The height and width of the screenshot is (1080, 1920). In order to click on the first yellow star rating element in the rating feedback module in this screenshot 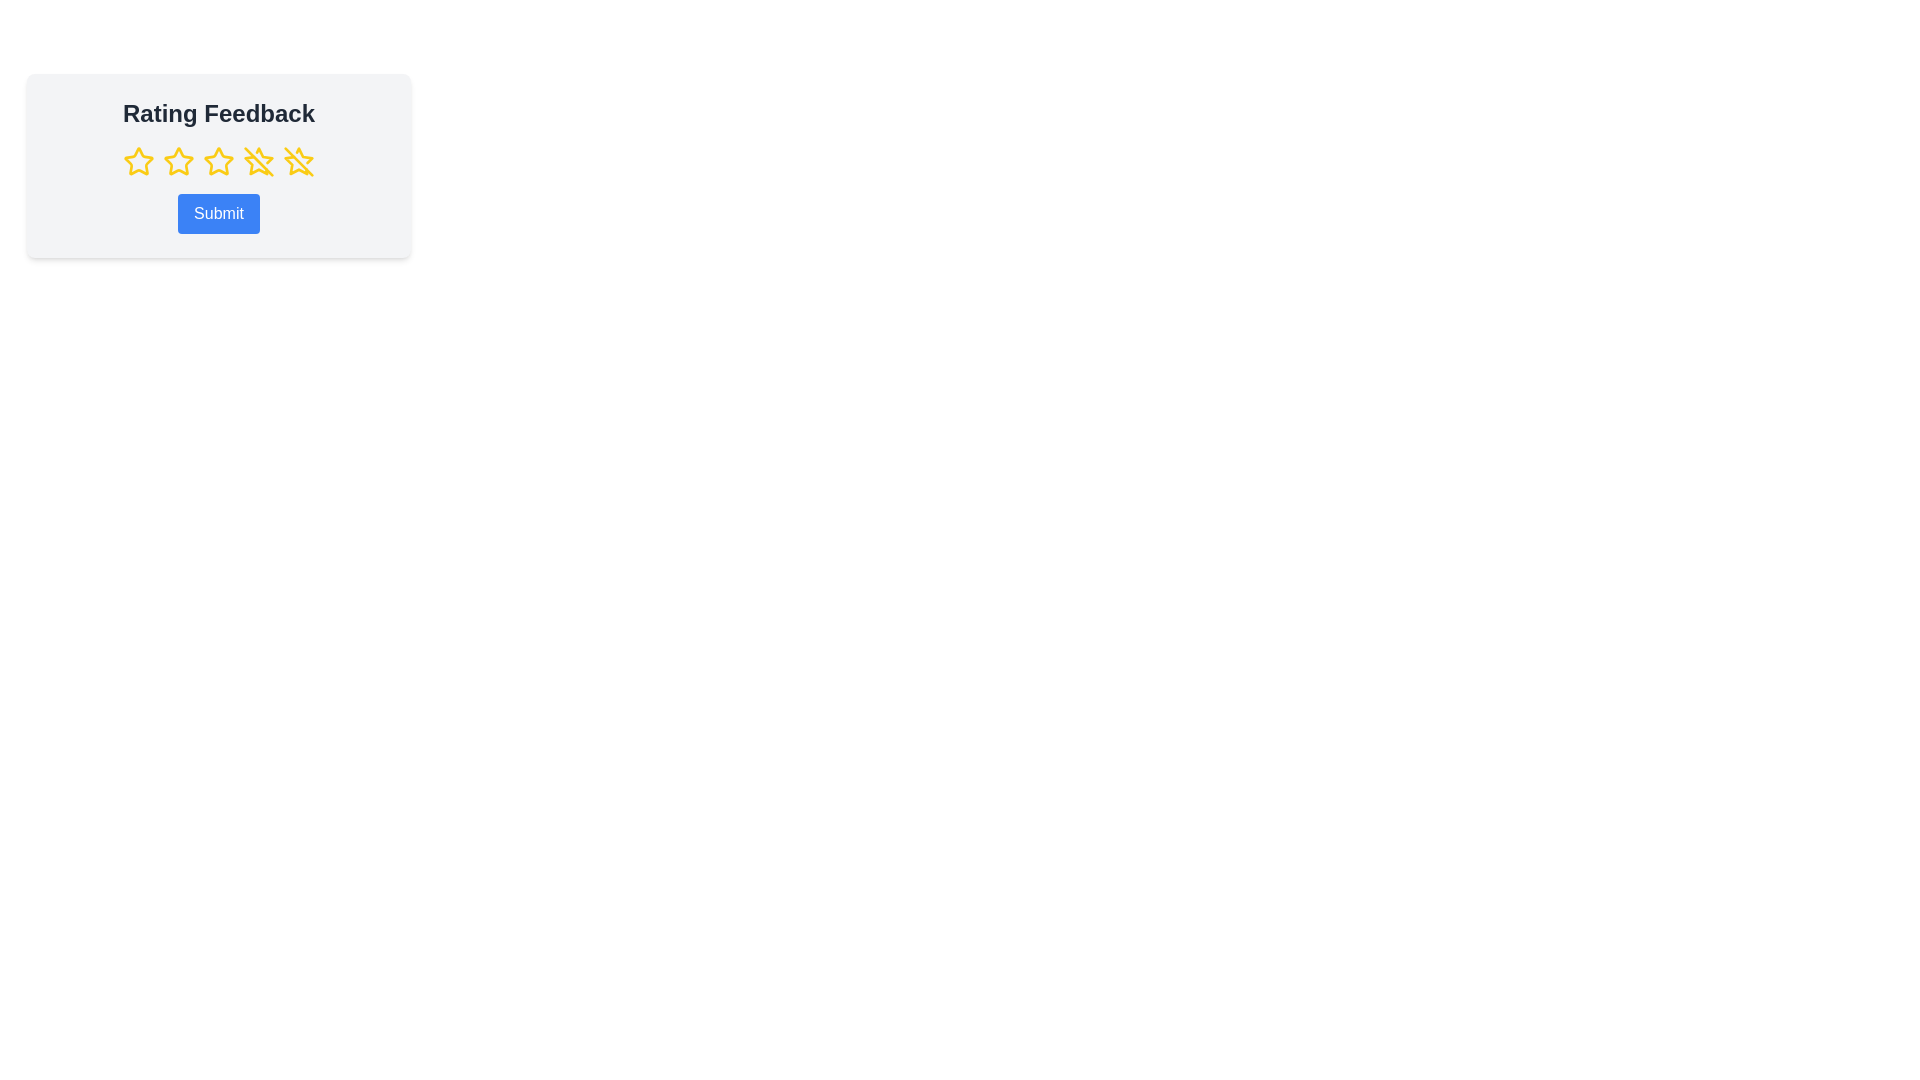, I will do `click(138, 160)`.